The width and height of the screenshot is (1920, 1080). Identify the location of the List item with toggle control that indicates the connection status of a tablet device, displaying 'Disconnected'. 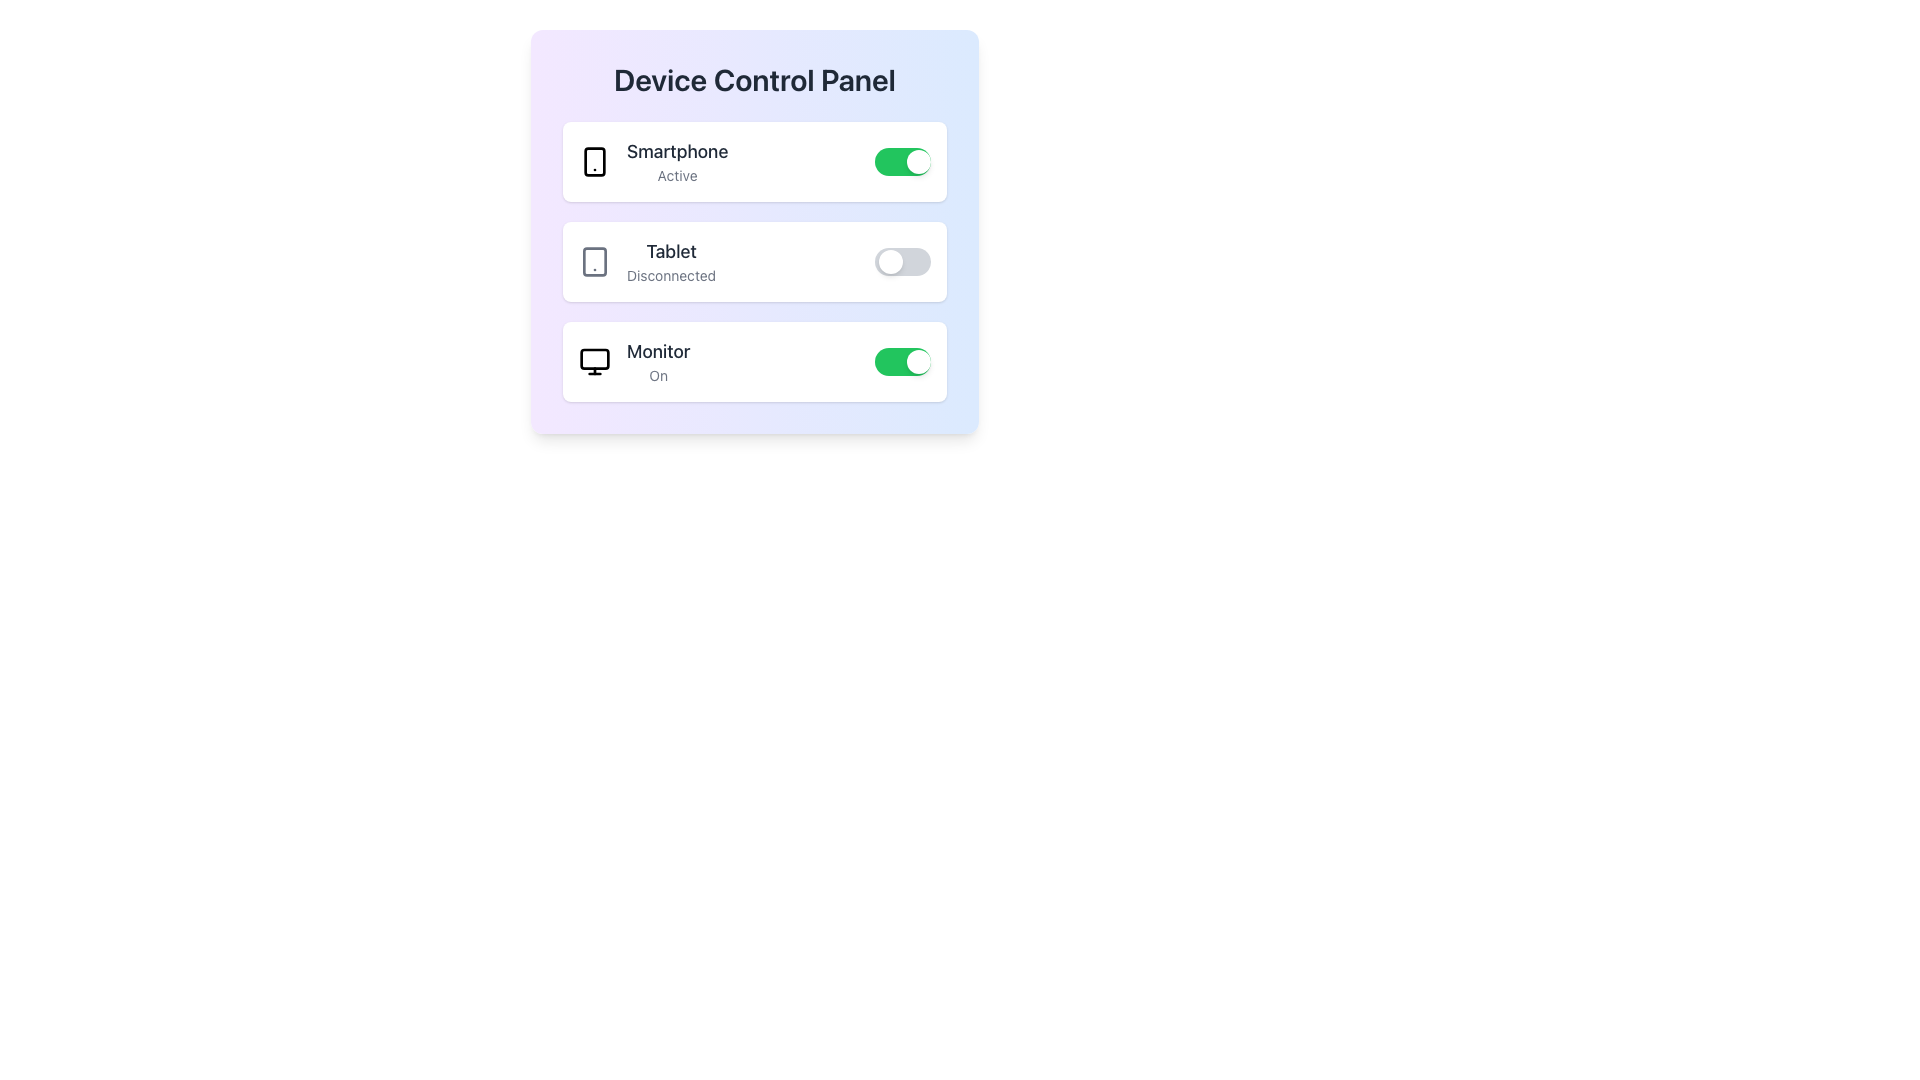
(753, 261).